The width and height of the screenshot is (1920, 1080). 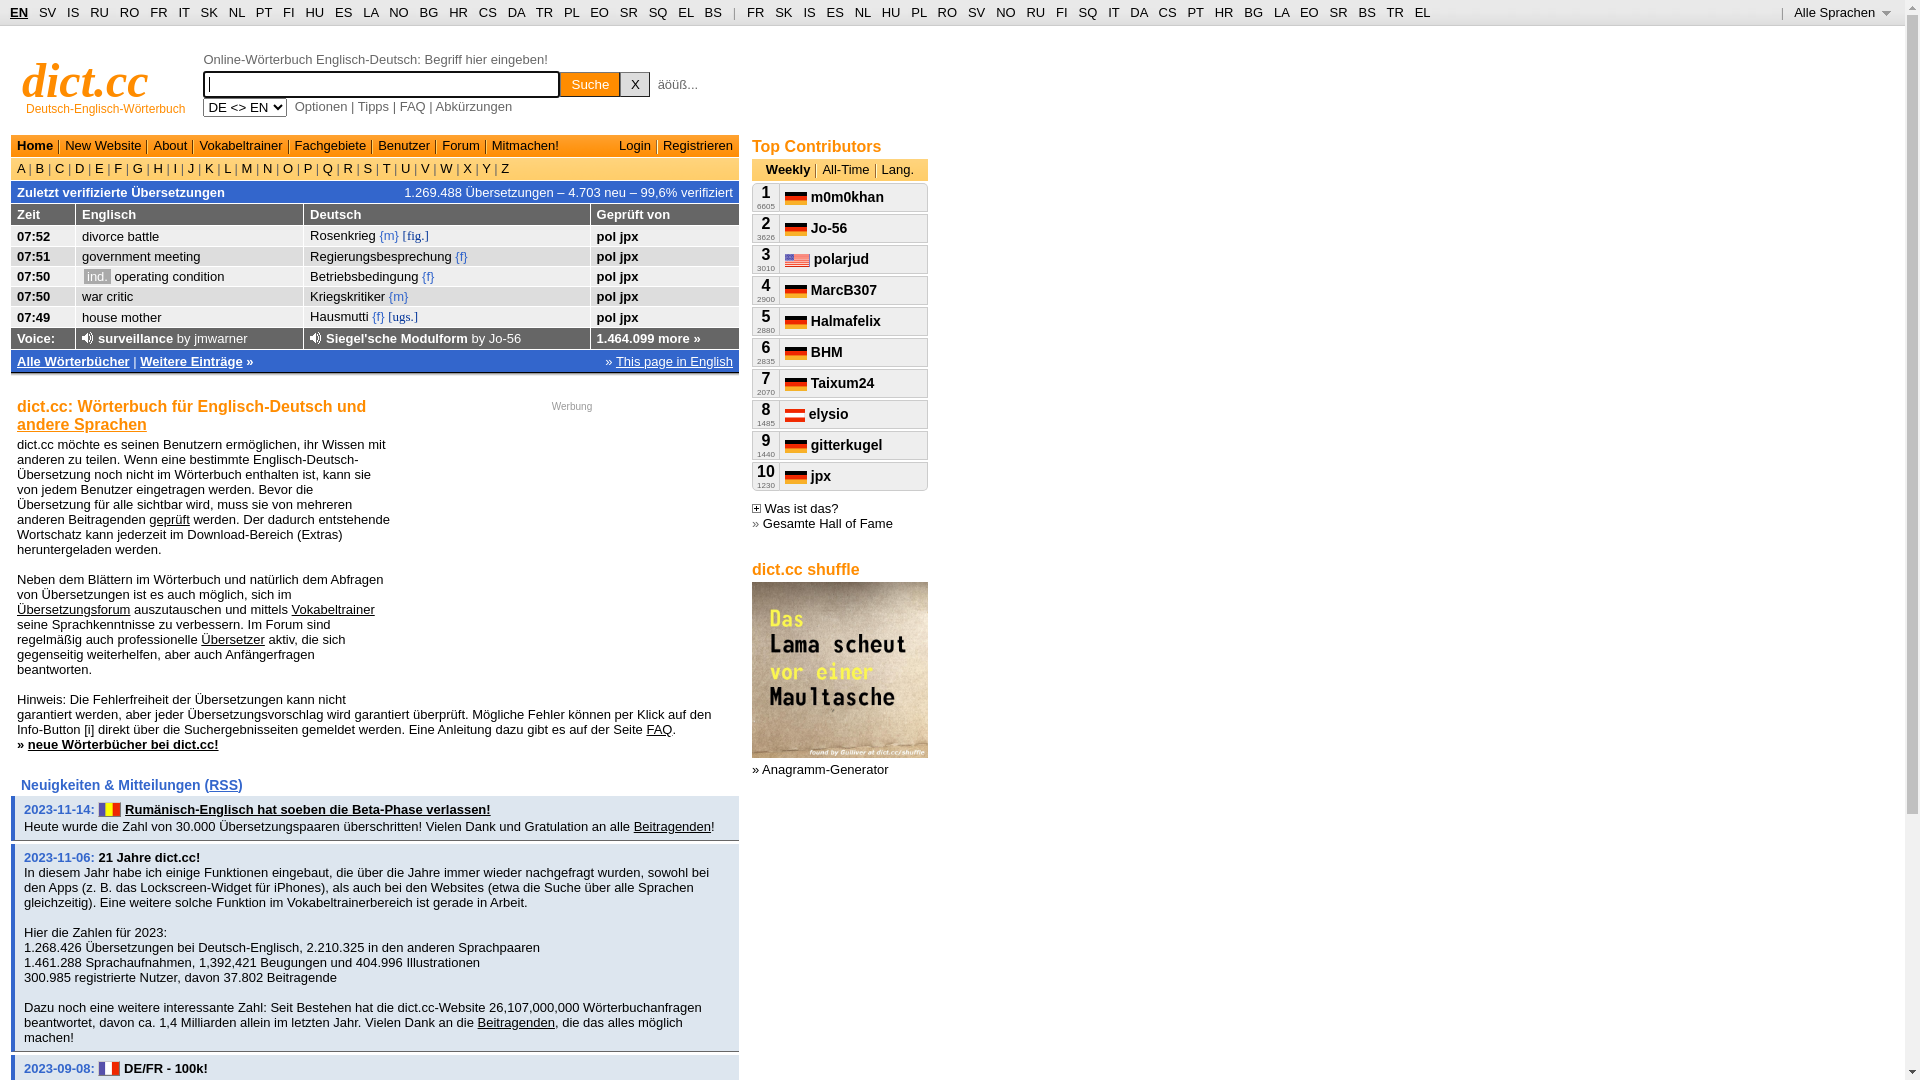 I want to click on 'C', so click(x=59, y=167).